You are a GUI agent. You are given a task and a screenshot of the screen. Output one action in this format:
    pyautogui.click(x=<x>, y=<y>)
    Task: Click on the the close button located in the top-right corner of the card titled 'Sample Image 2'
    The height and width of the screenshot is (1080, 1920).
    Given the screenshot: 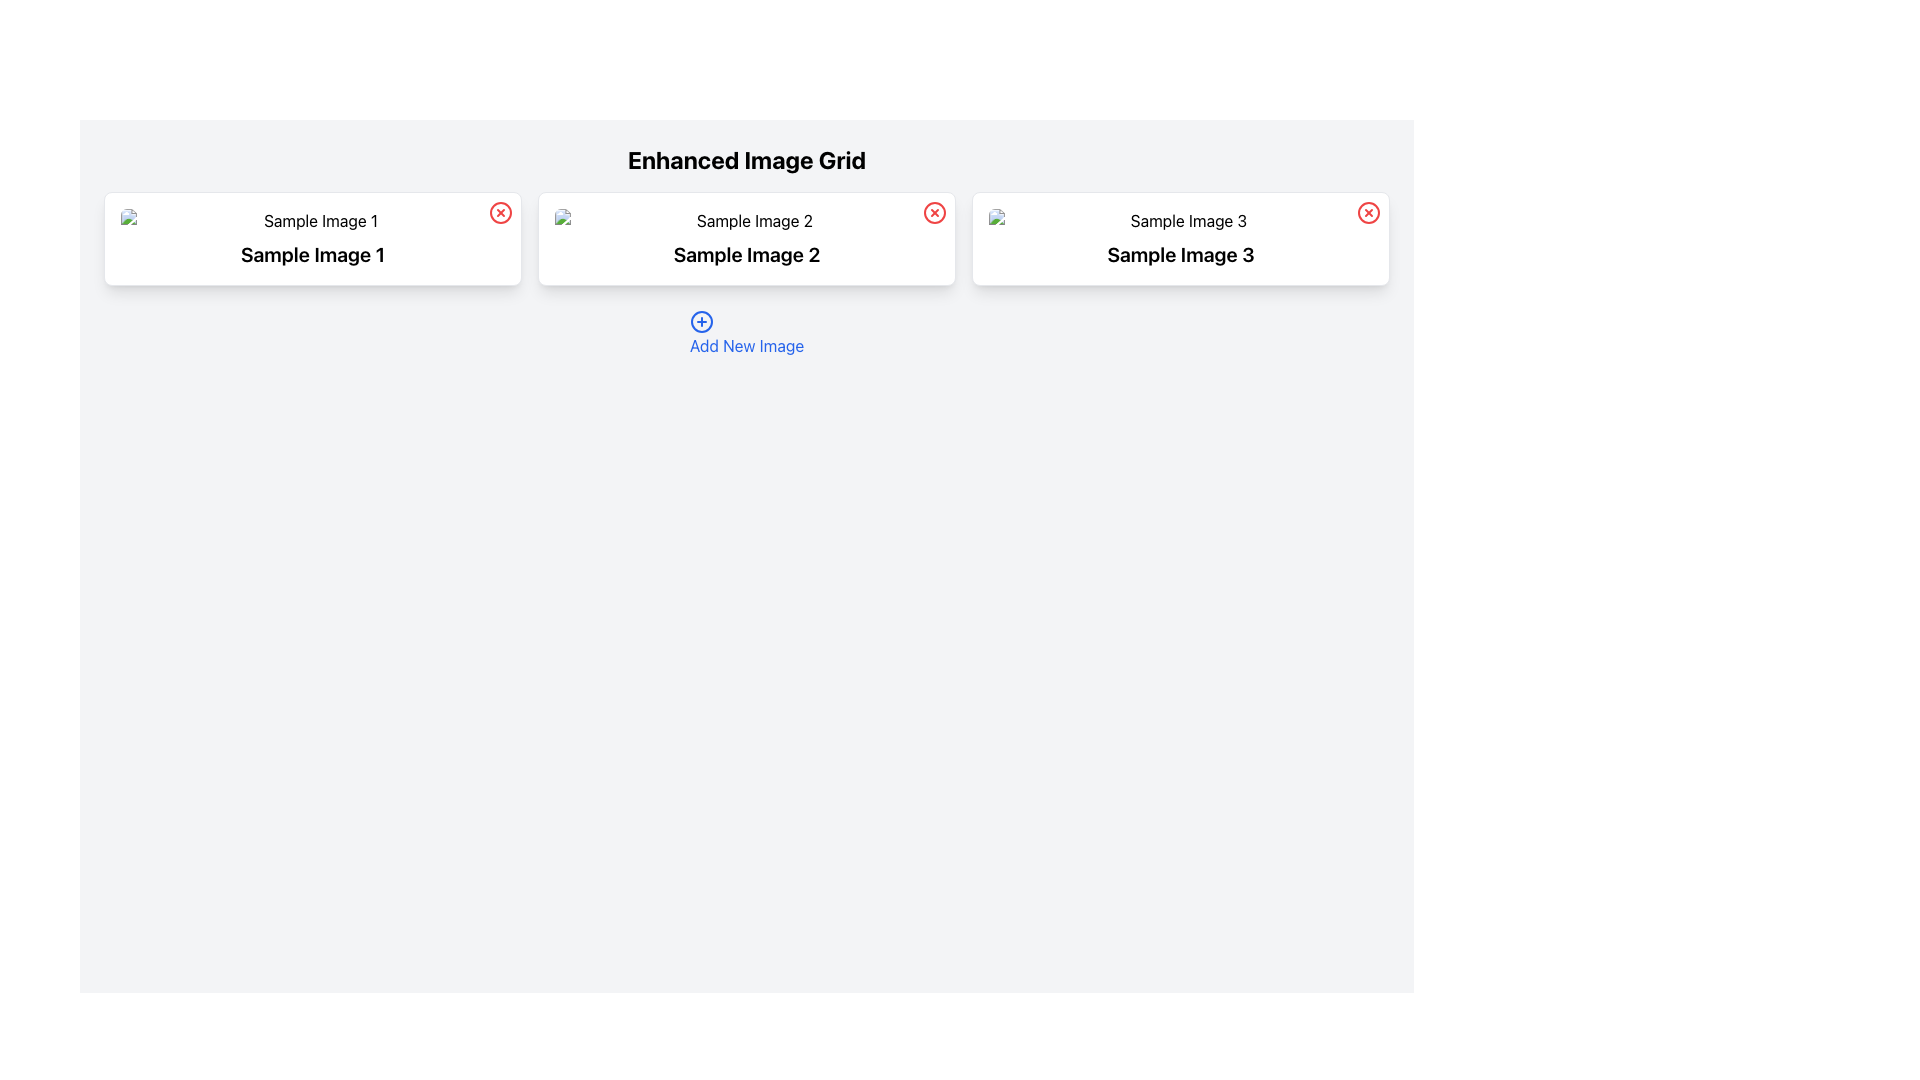 What is the action you would take?
    pyautogui.click(x=934, y=212)
    